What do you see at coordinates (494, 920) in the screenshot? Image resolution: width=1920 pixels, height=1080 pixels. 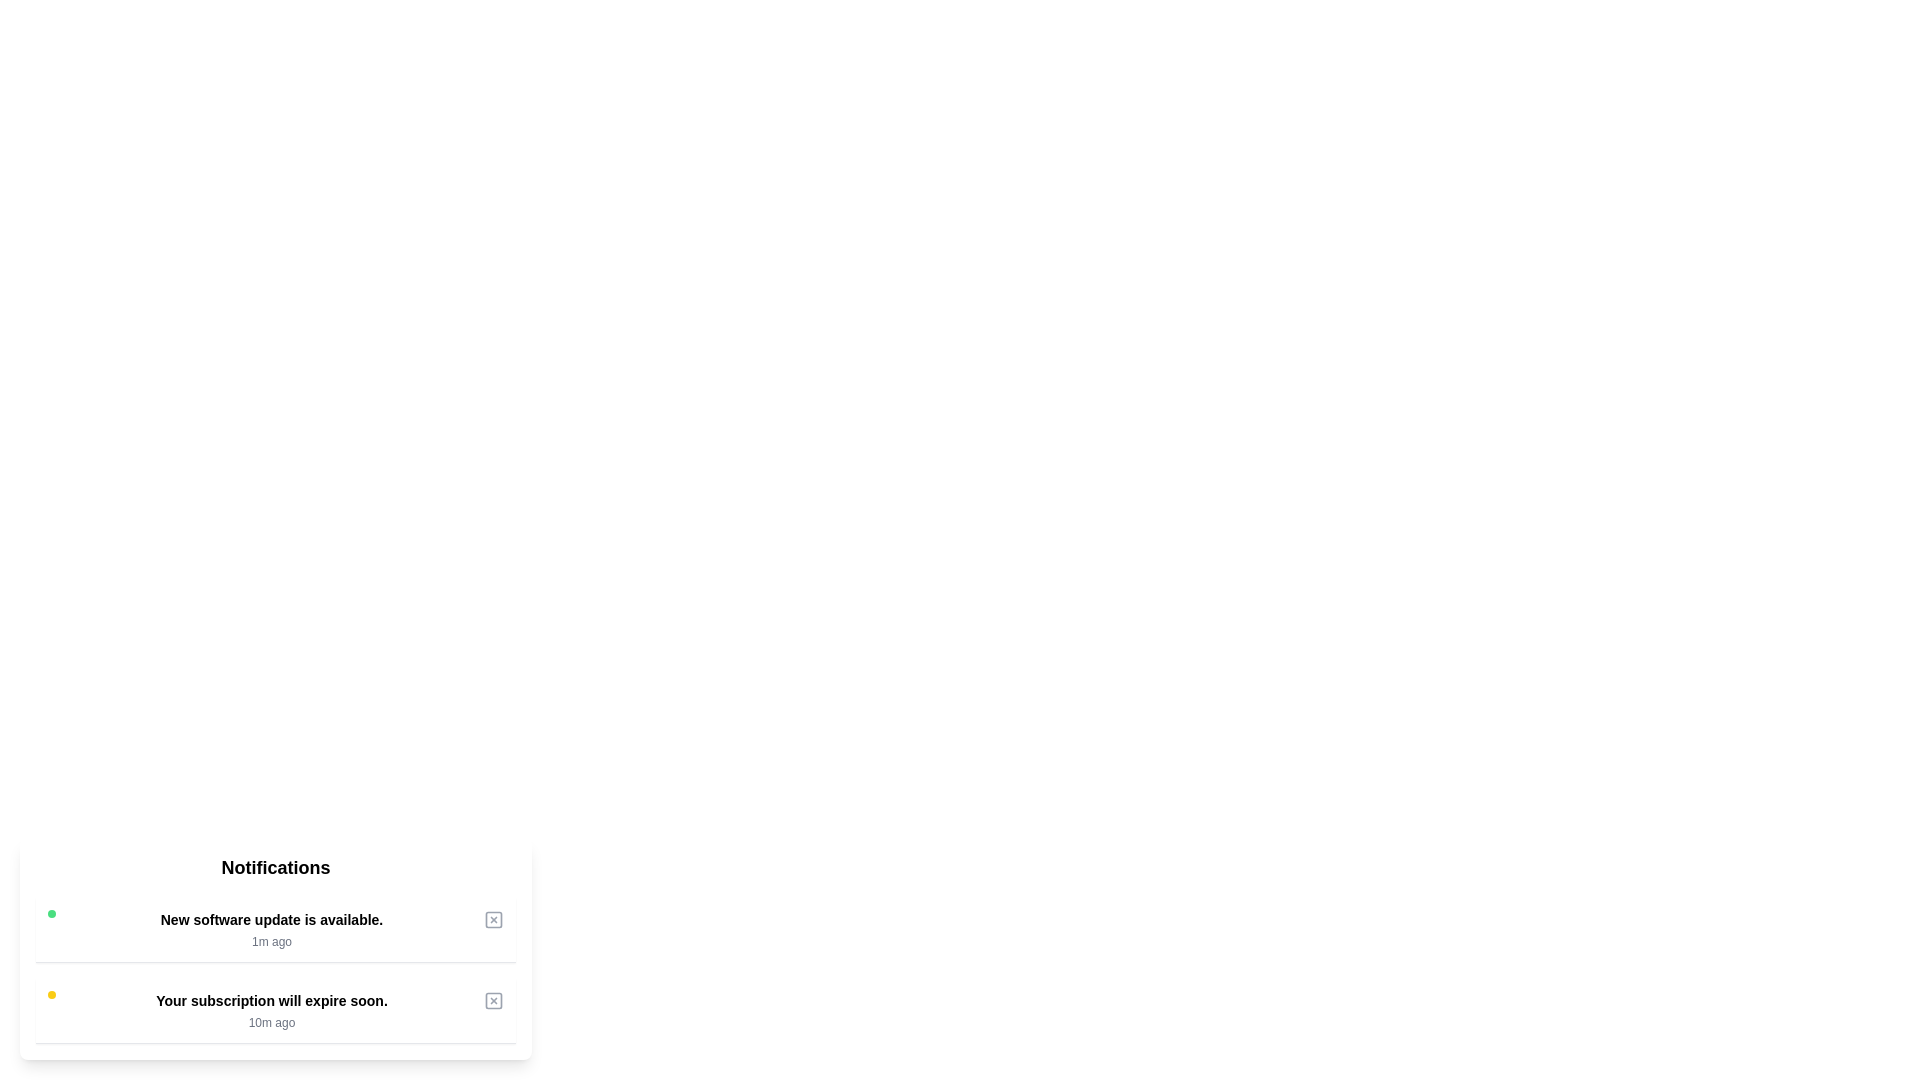 I see `the Close button, which is a small square with rounded corners and a cross inside, located in the upper right corner of the notification panel titled 'New software update is available.'` at bounding box center [494, 920].